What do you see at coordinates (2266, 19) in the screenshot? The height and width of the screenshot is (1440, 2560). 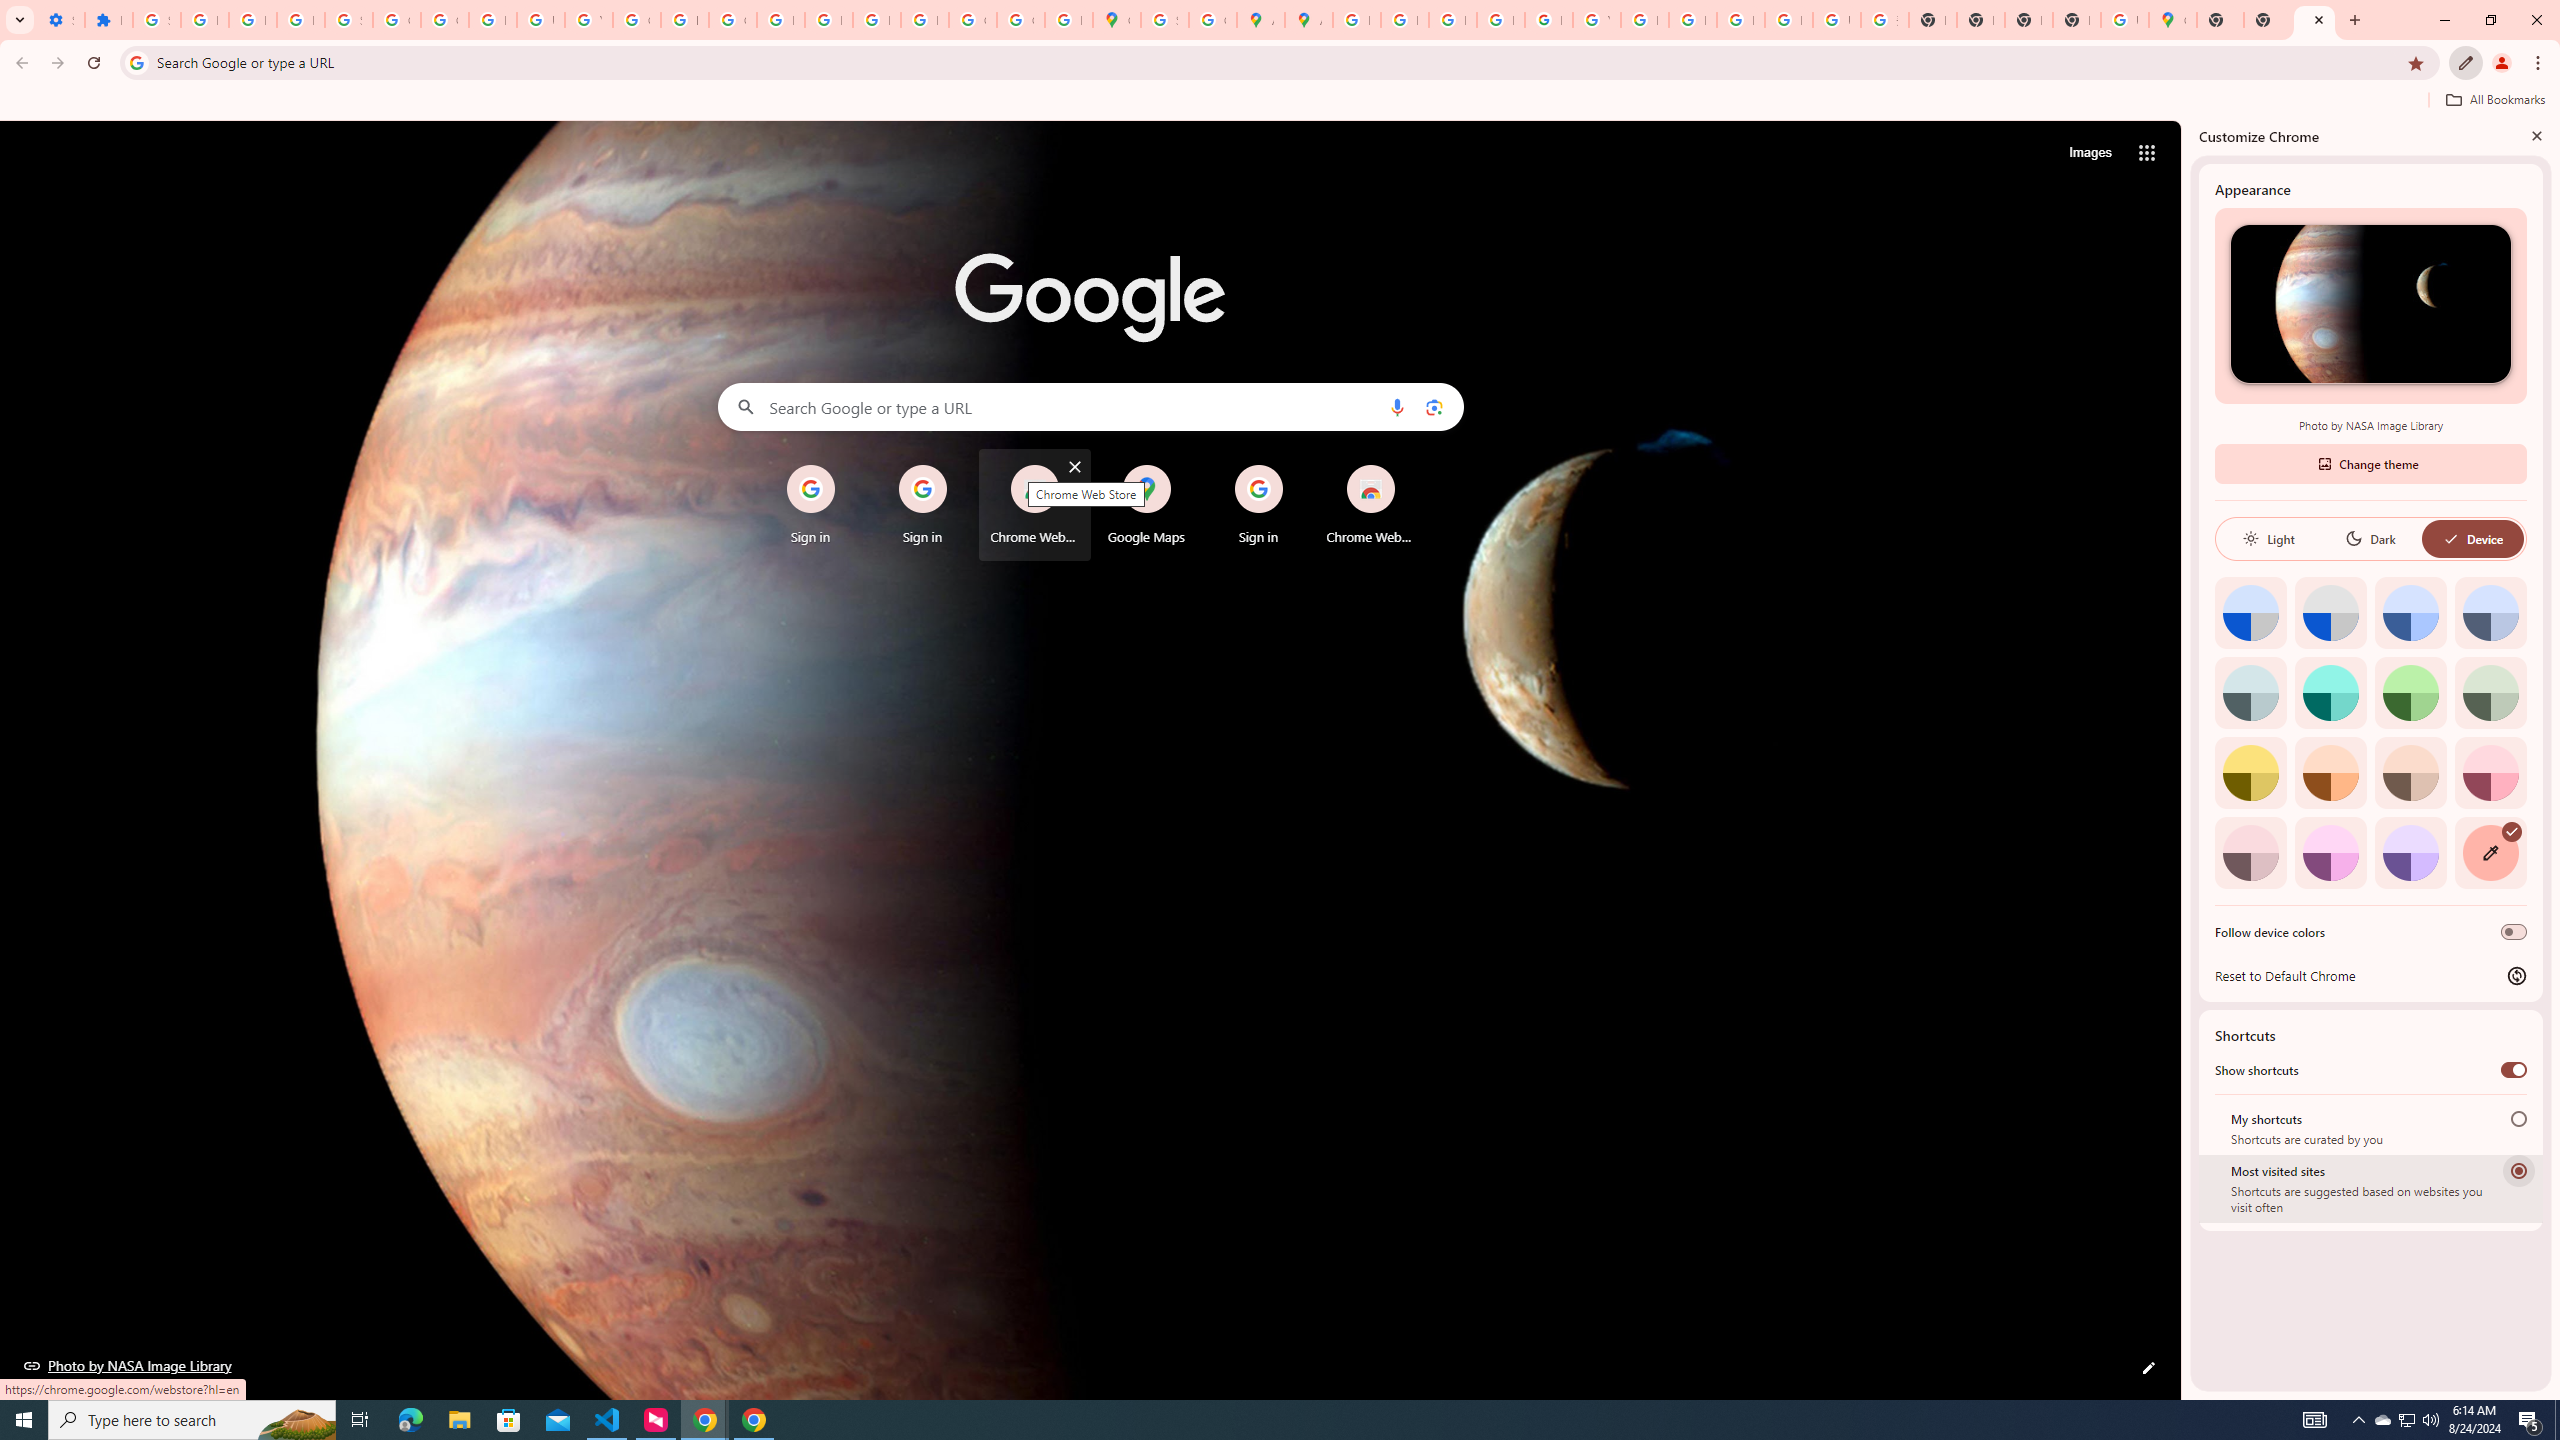 I see `'New Tab'` at bounding box center [2266, 19].